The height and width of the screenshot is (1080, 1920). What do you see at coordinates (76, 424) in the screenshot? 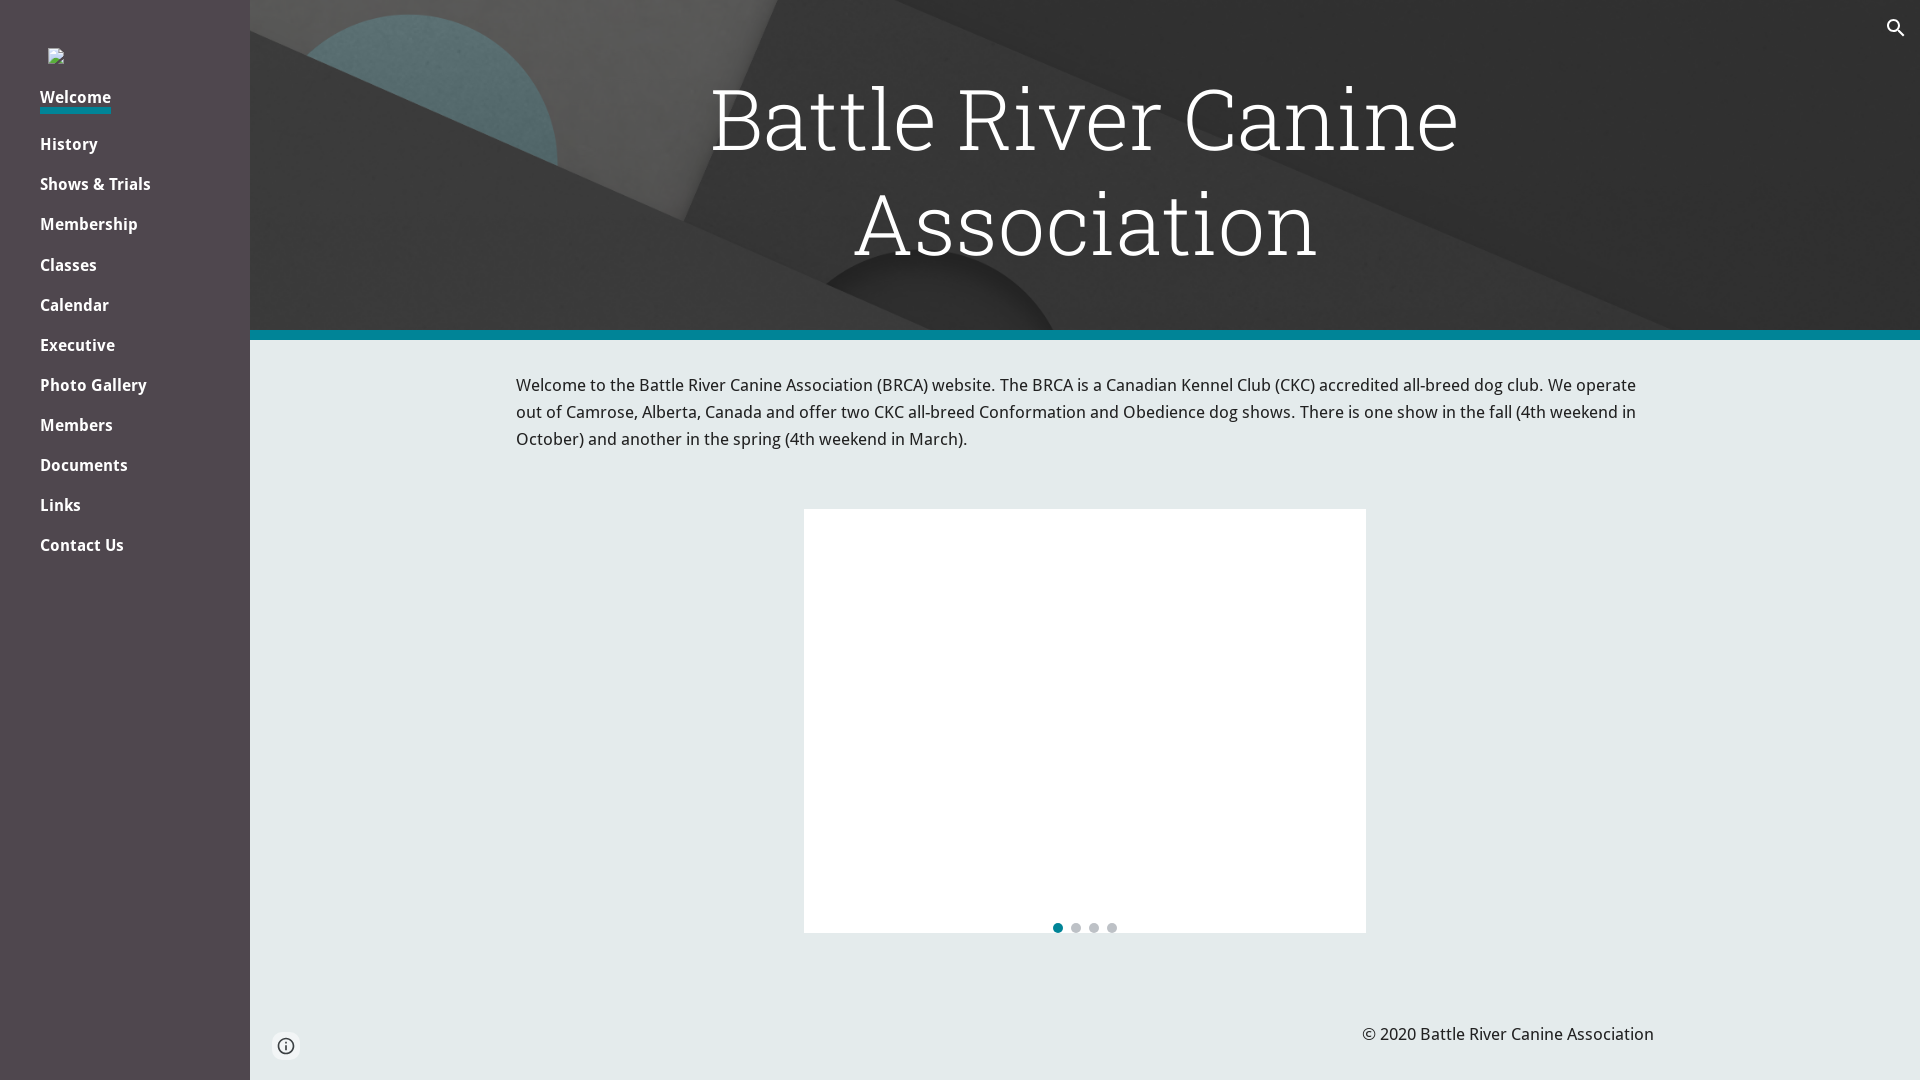
I see `'Members'` at bounding box center [76, 424].